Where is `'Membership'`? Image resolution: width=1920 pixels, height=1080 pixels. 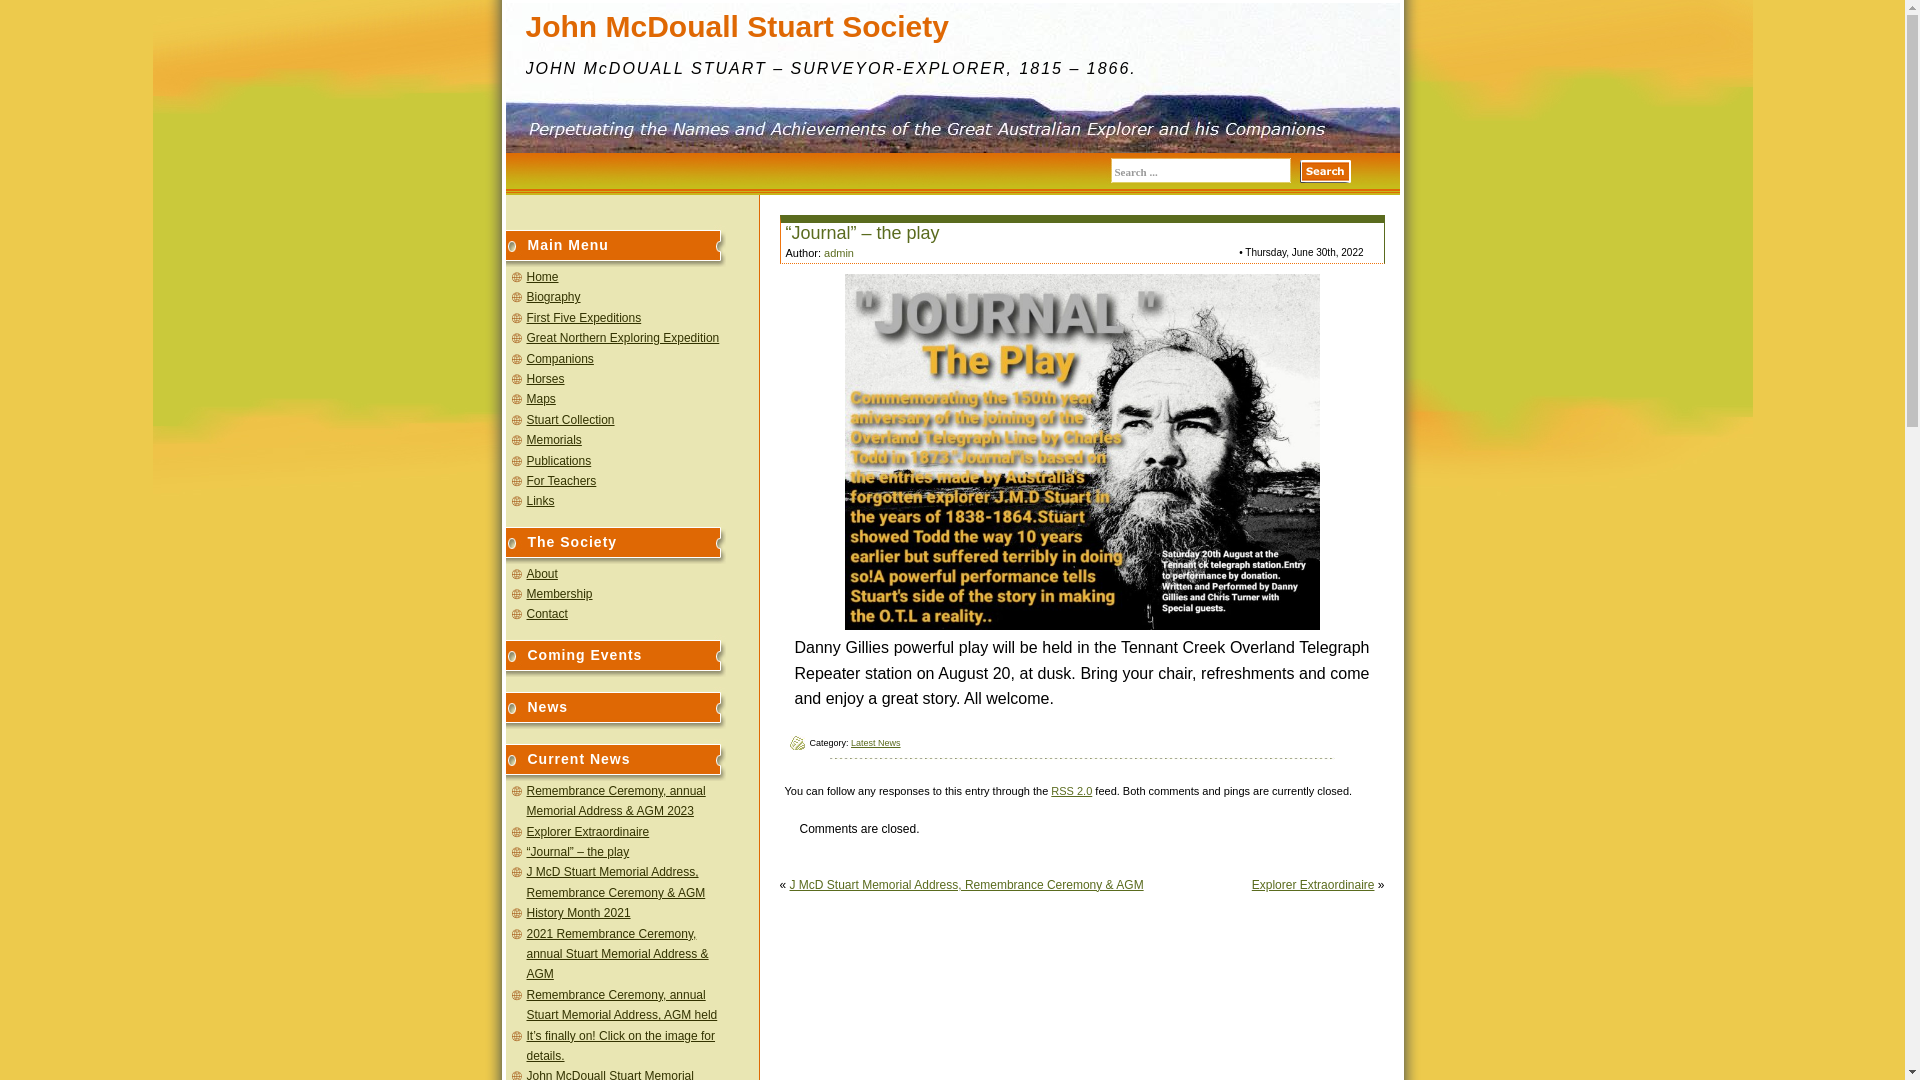 'Membership' is located at coordinates (558, 593).